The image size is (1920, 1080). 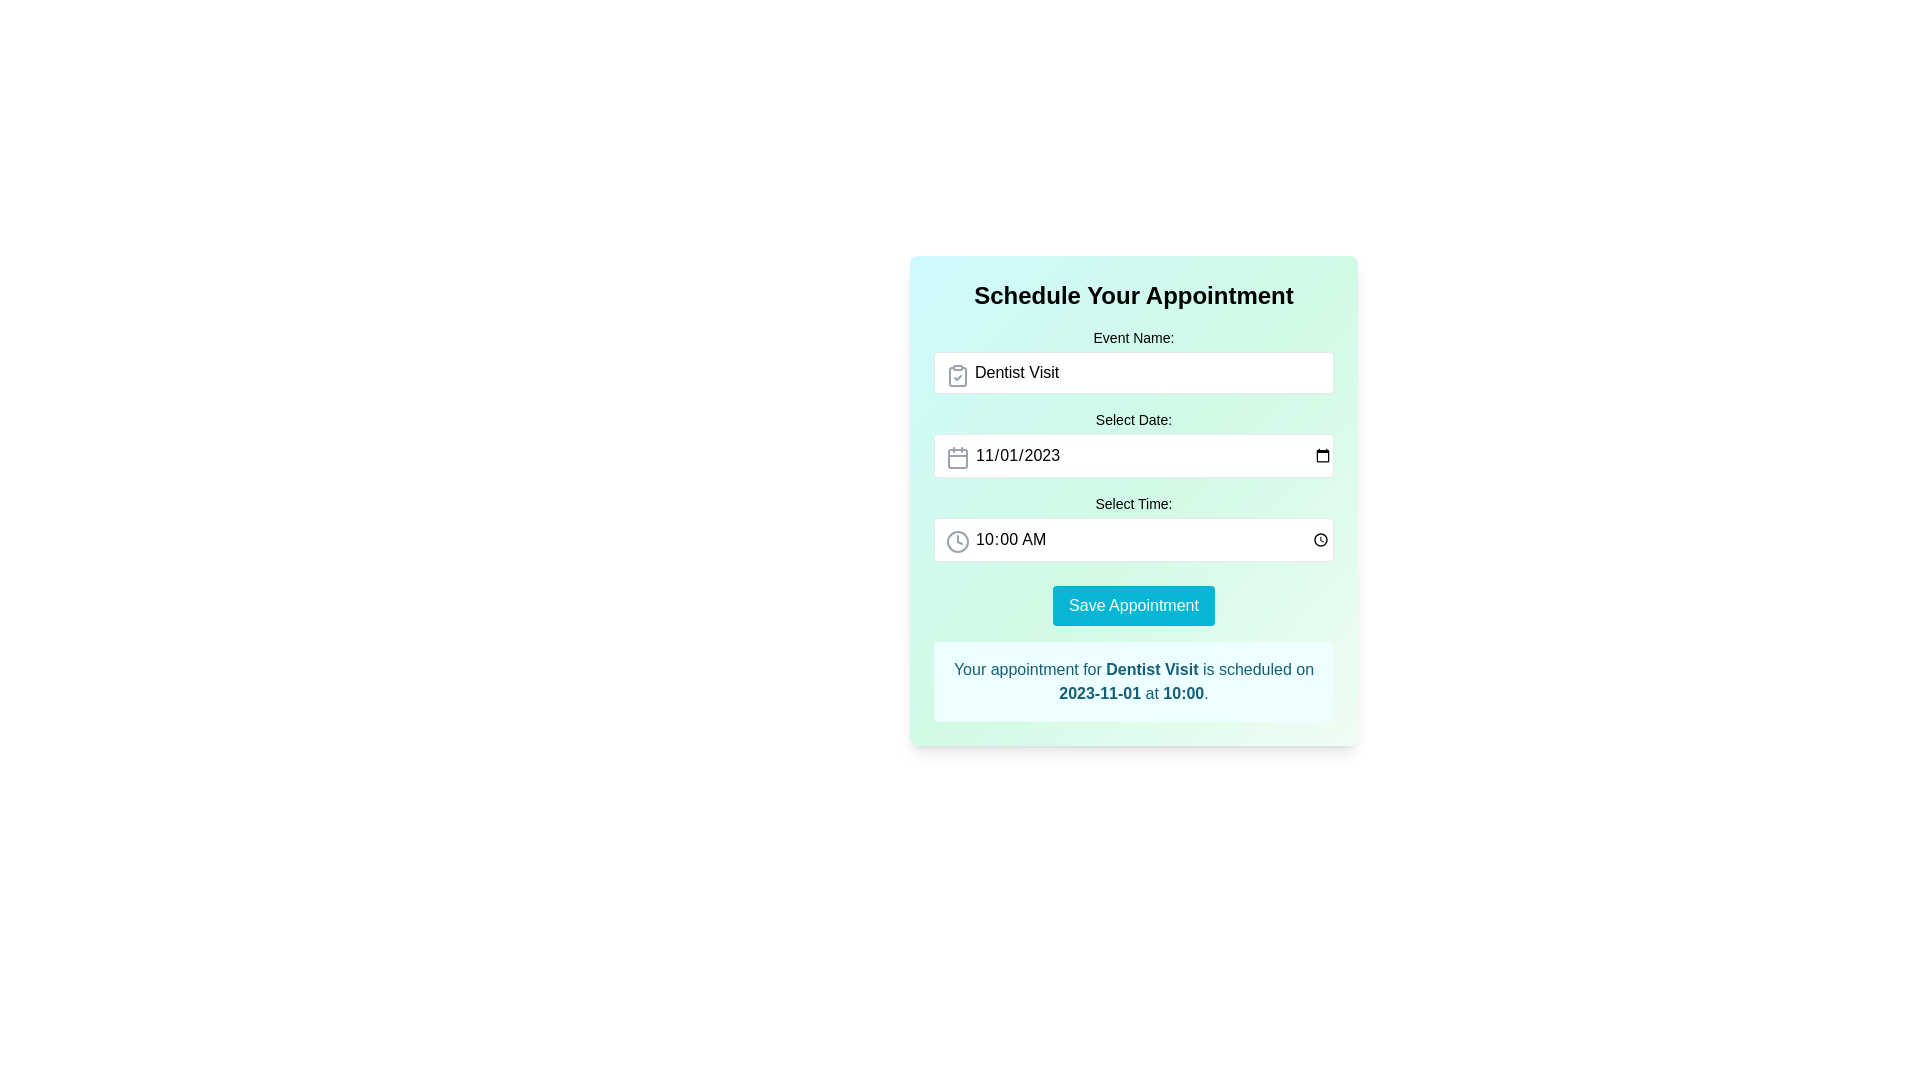 I want to click on the static text displaying the scheduled date of an appointment, located inside a light blue box between 'scheduled on' and 'at 10:00', so click(x=1099, y=692).